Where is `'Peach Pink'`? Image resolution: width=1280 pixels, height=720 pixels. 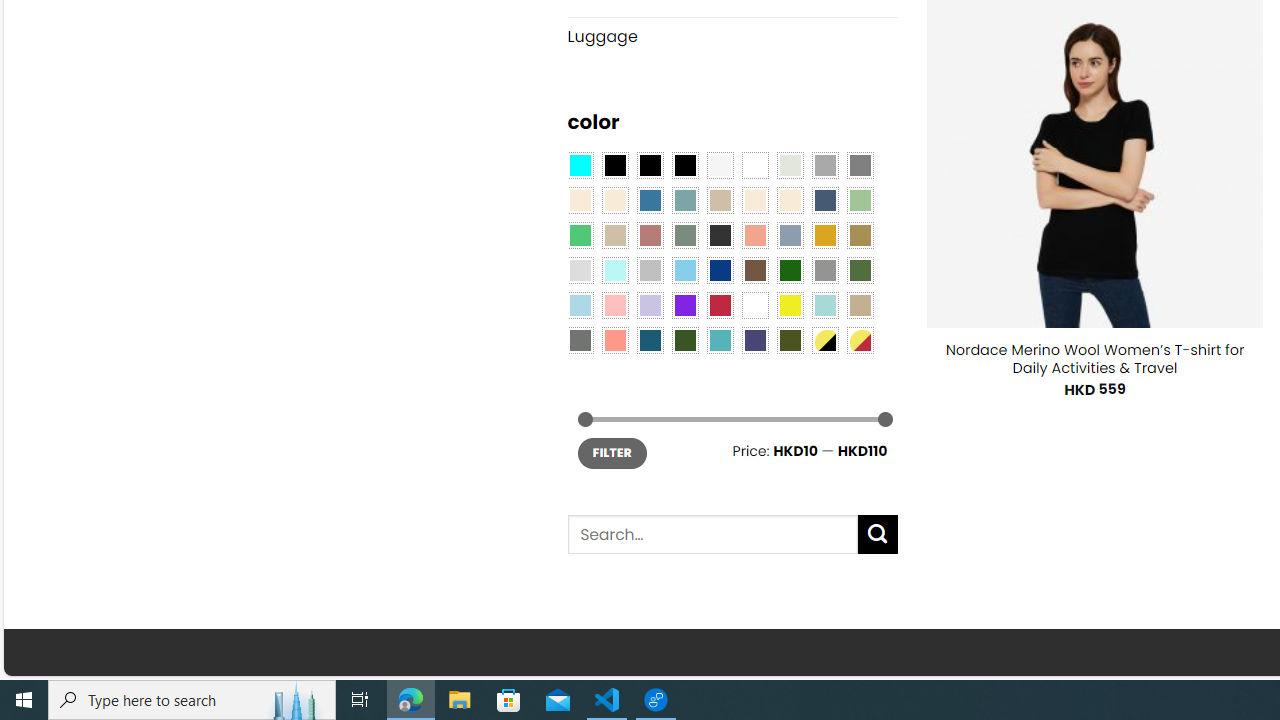 'Peach Pink' is located at coordinates (614, 338).